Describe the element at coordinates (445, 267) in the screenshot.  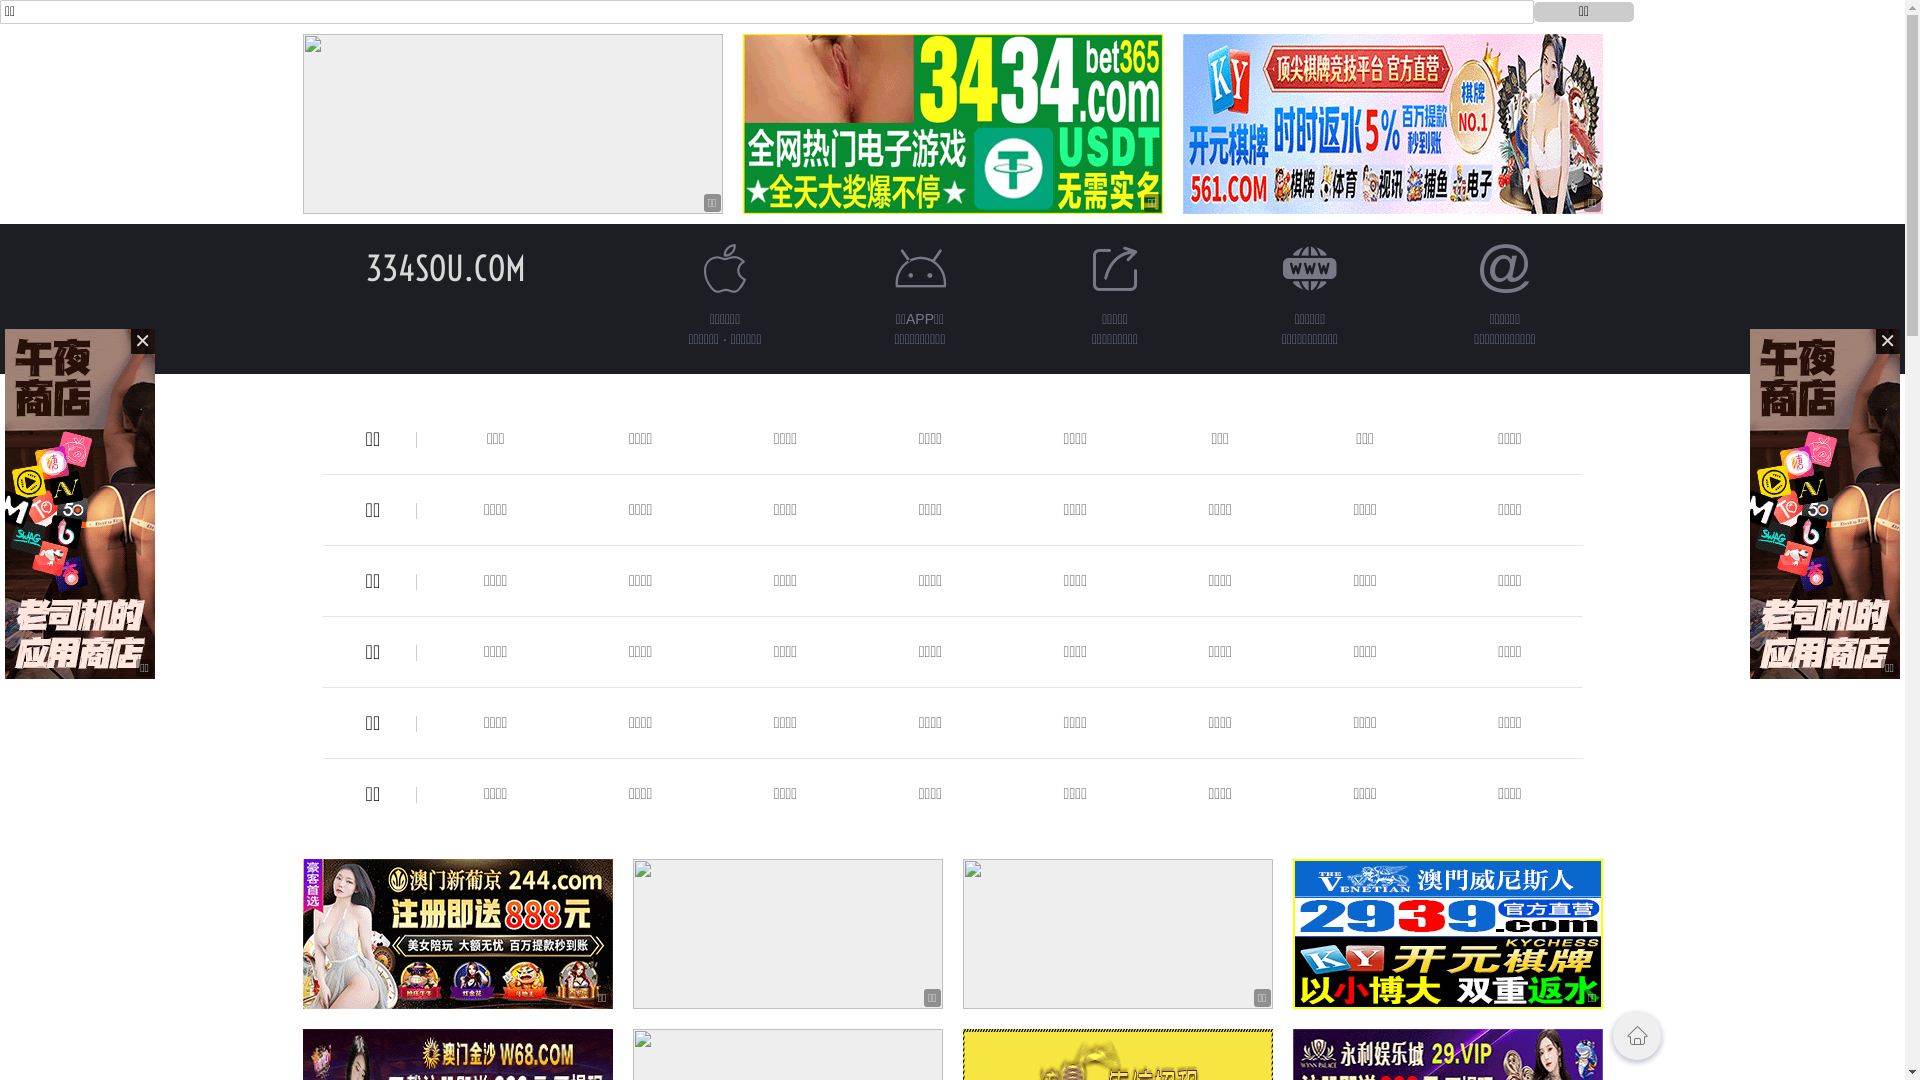
I see `'334SOU.COM'` at that location.